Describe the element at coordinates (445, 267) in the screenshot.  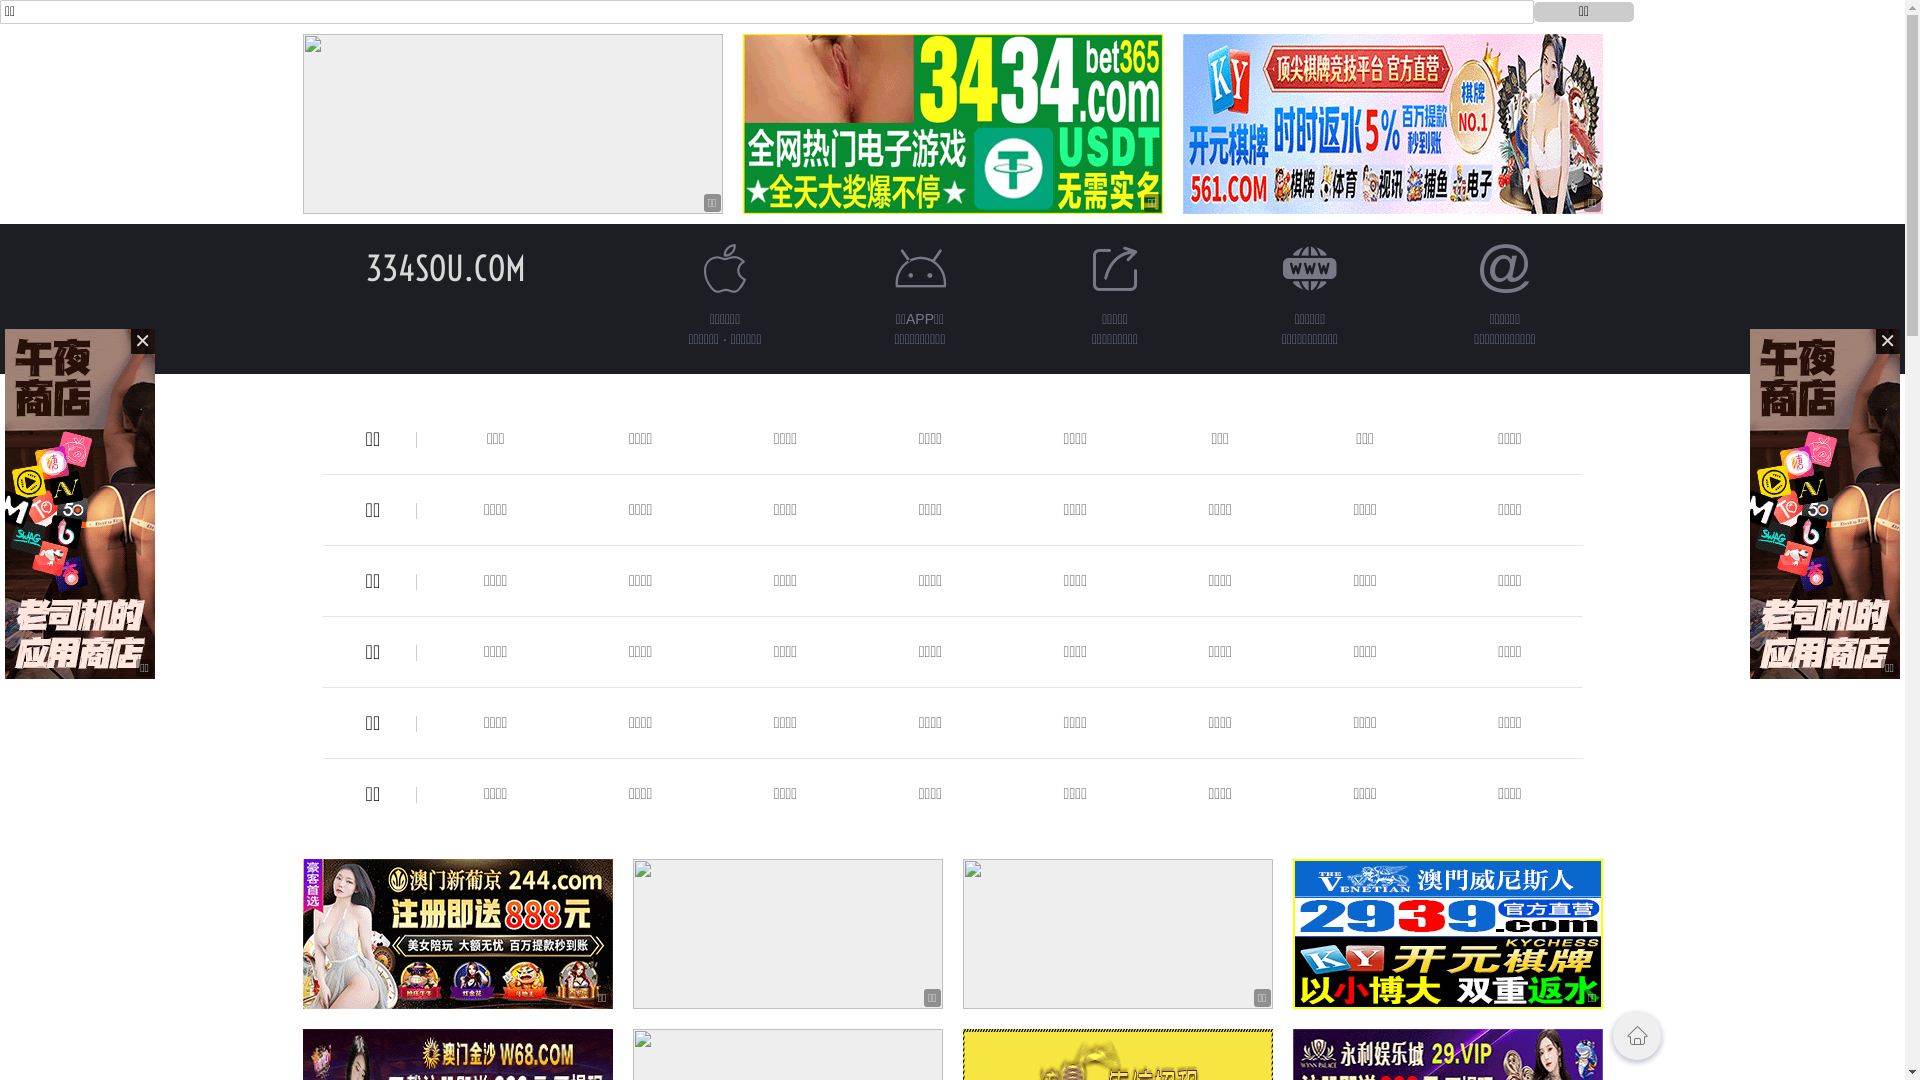
I see `'334SOU.COM'` at that location.